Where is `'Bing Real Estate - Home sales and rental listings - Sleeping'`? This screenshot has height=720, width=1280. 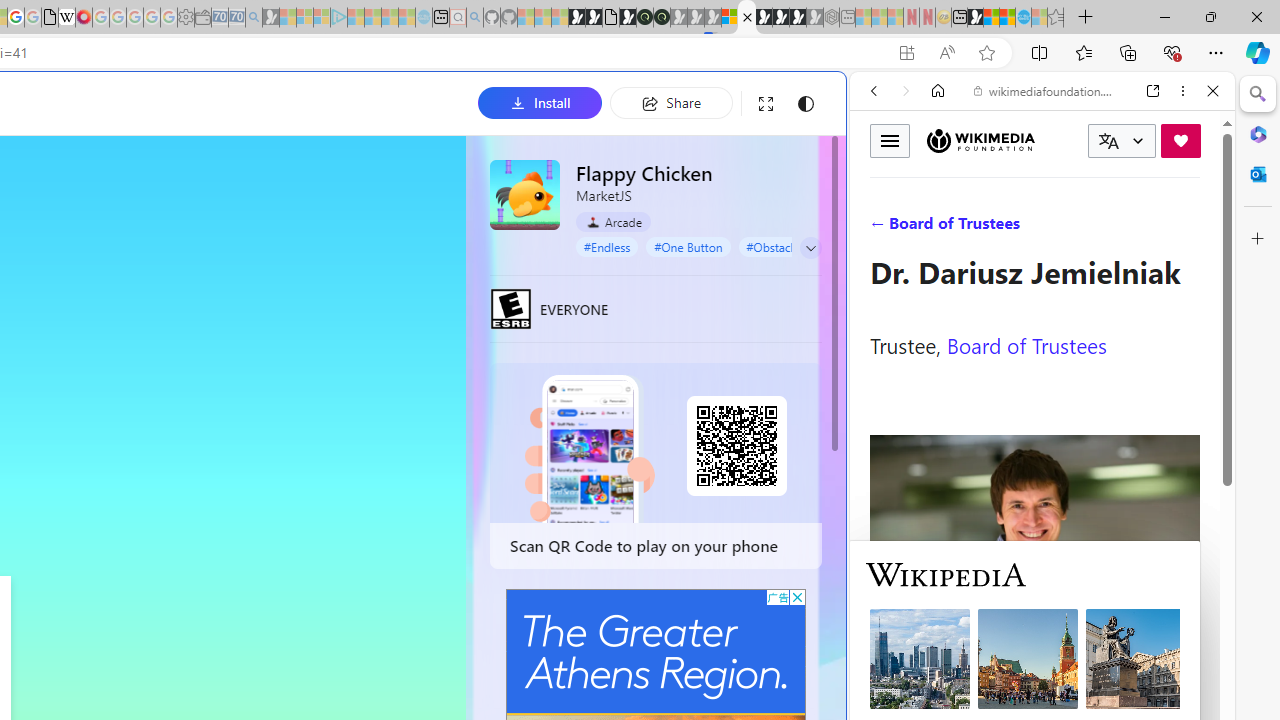
'Bing Real Estate - Home sales and rental listings - Sleeping' is located at coordinates (253, 17).